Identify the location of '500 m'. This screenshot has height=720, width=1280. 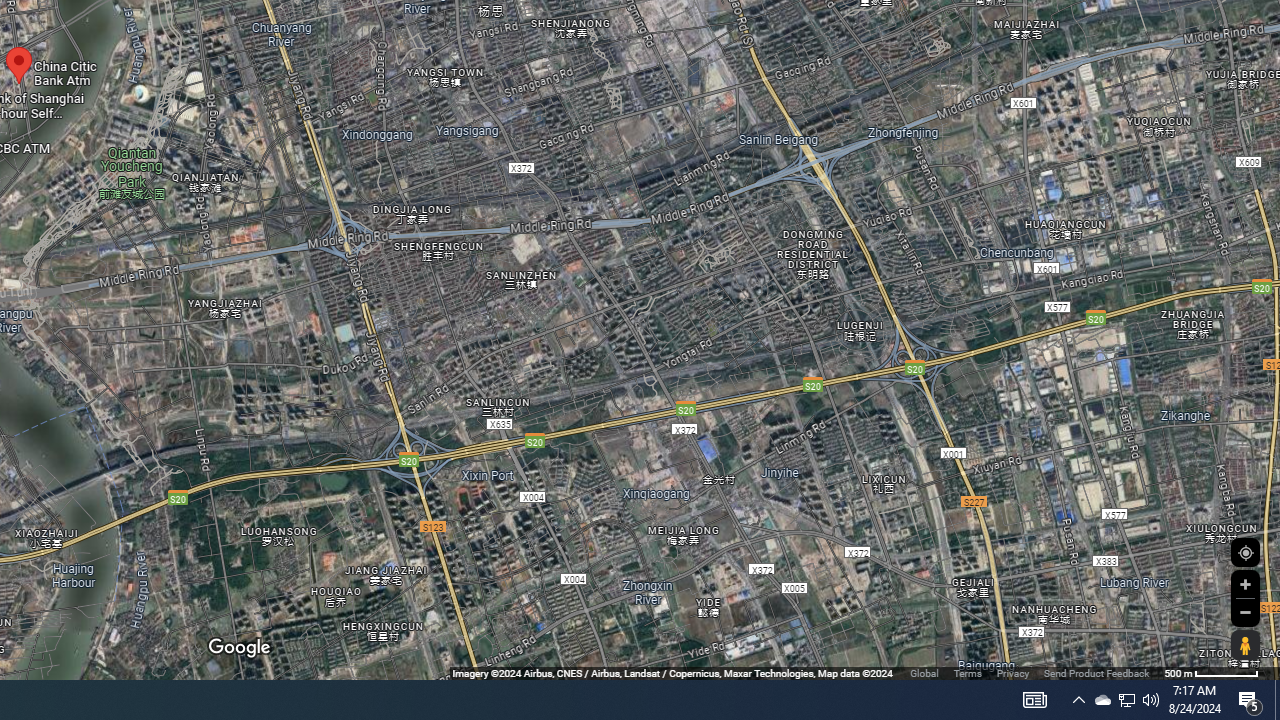
(1210, 673).